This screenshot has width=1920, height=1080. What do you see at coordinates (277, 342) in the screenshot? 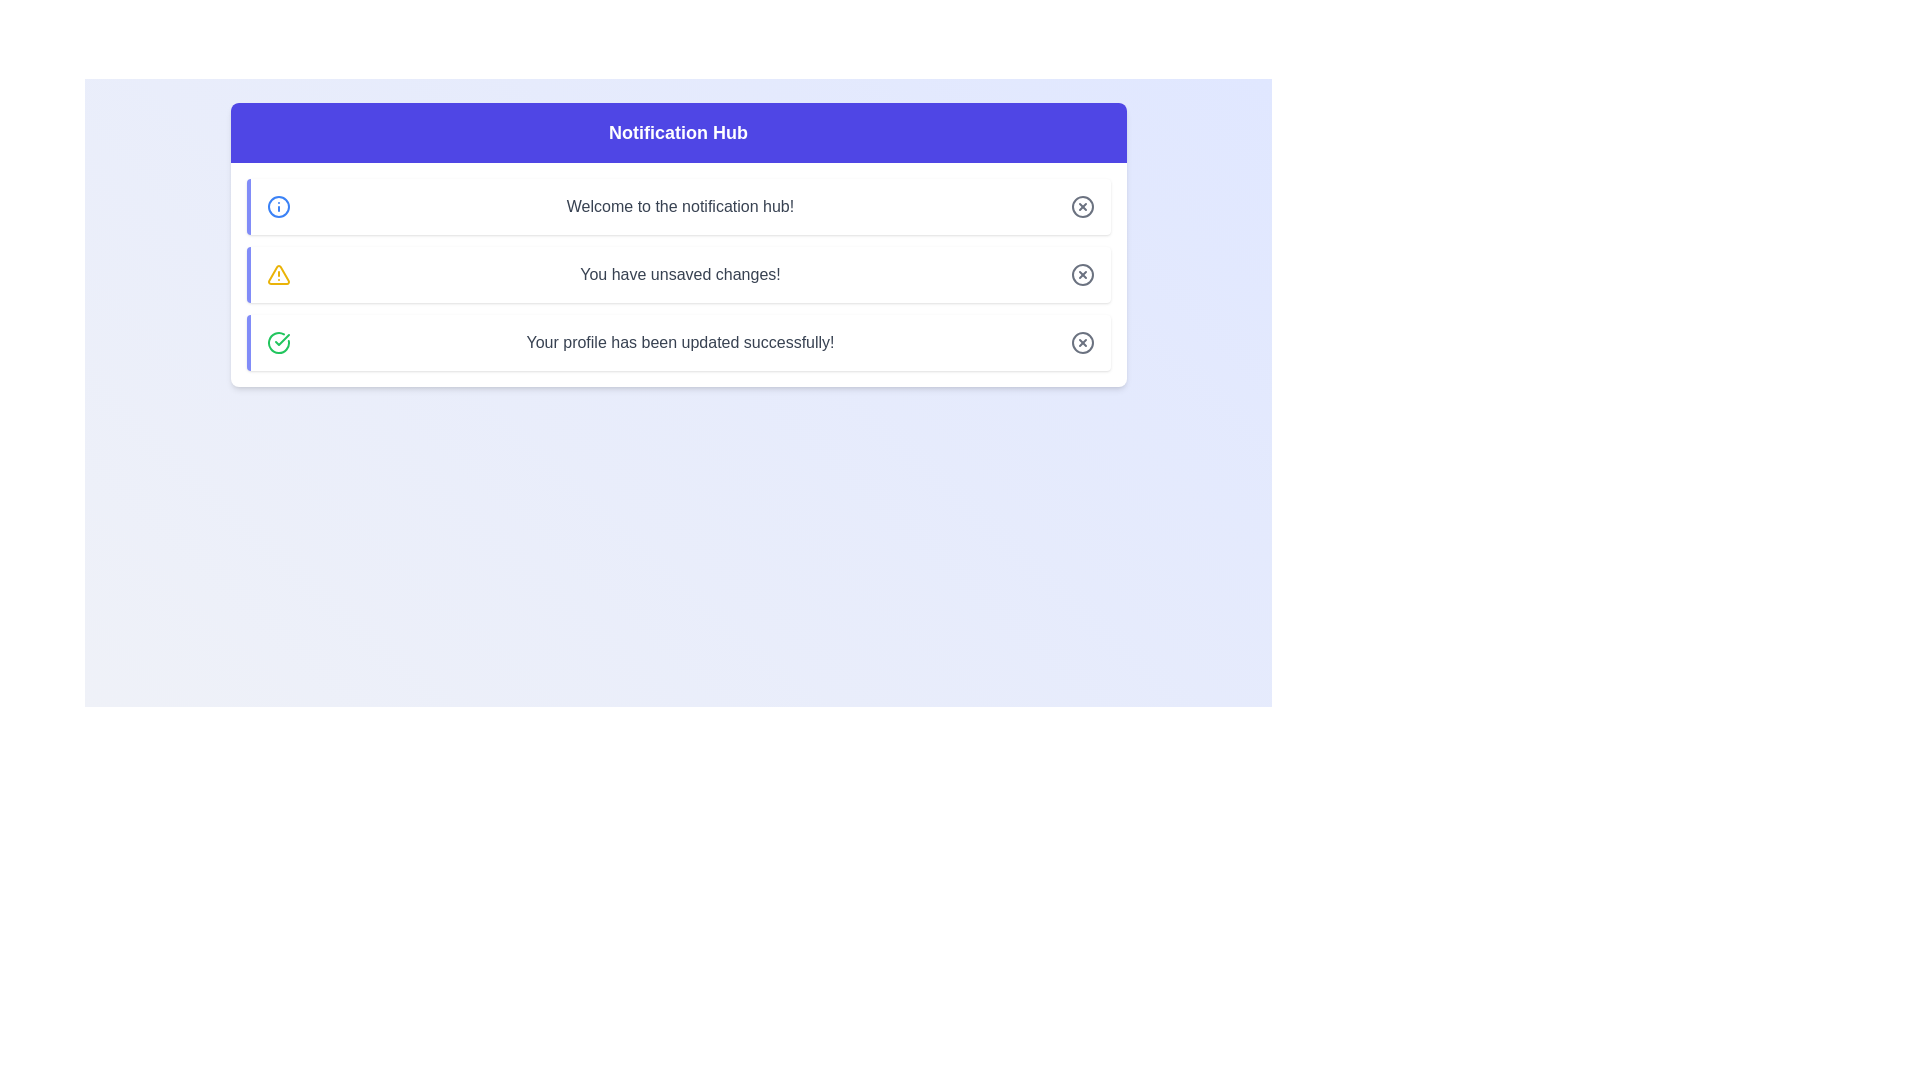
I see `the green circular icon with a check mark inside, indicating a successful action, located in the third notification of the notification panel` at bounding box center [277, 342].